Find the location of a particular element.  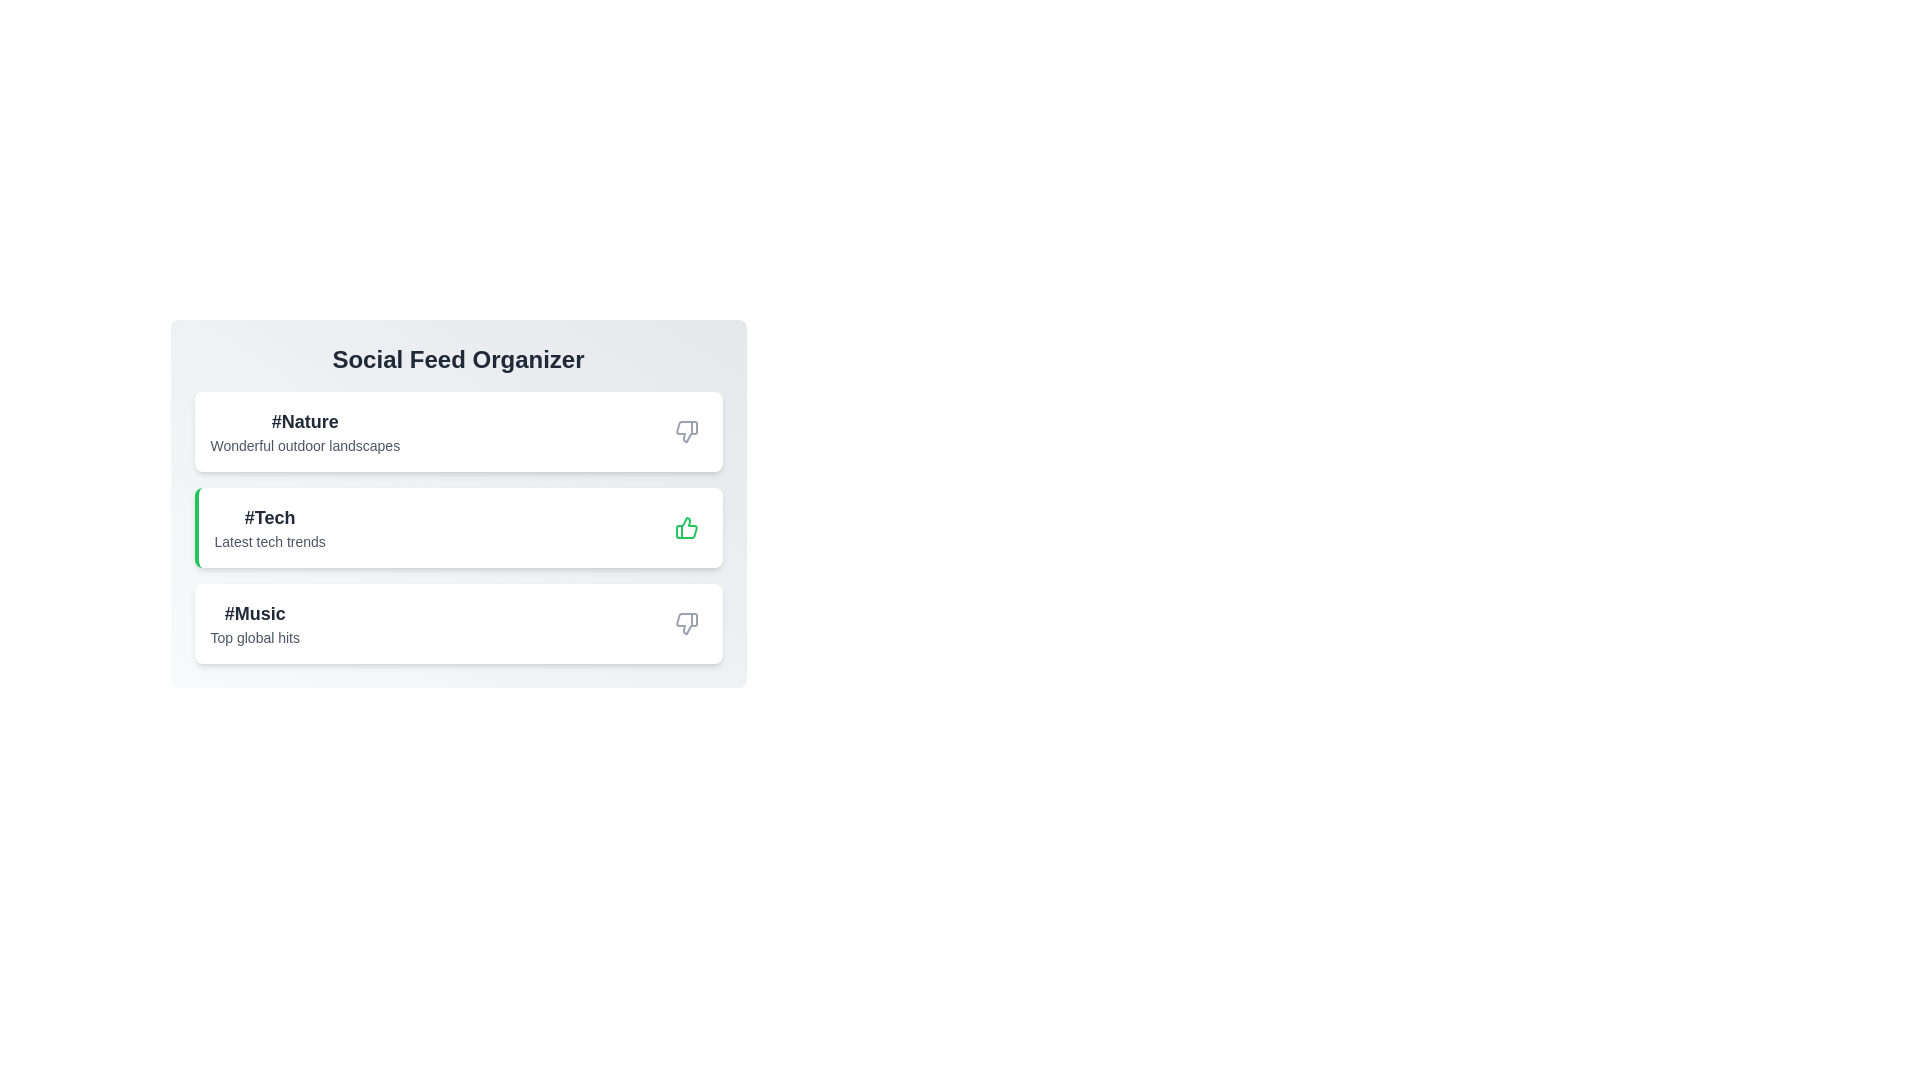

the category text Music to select it is located at coordinates (253, 612).